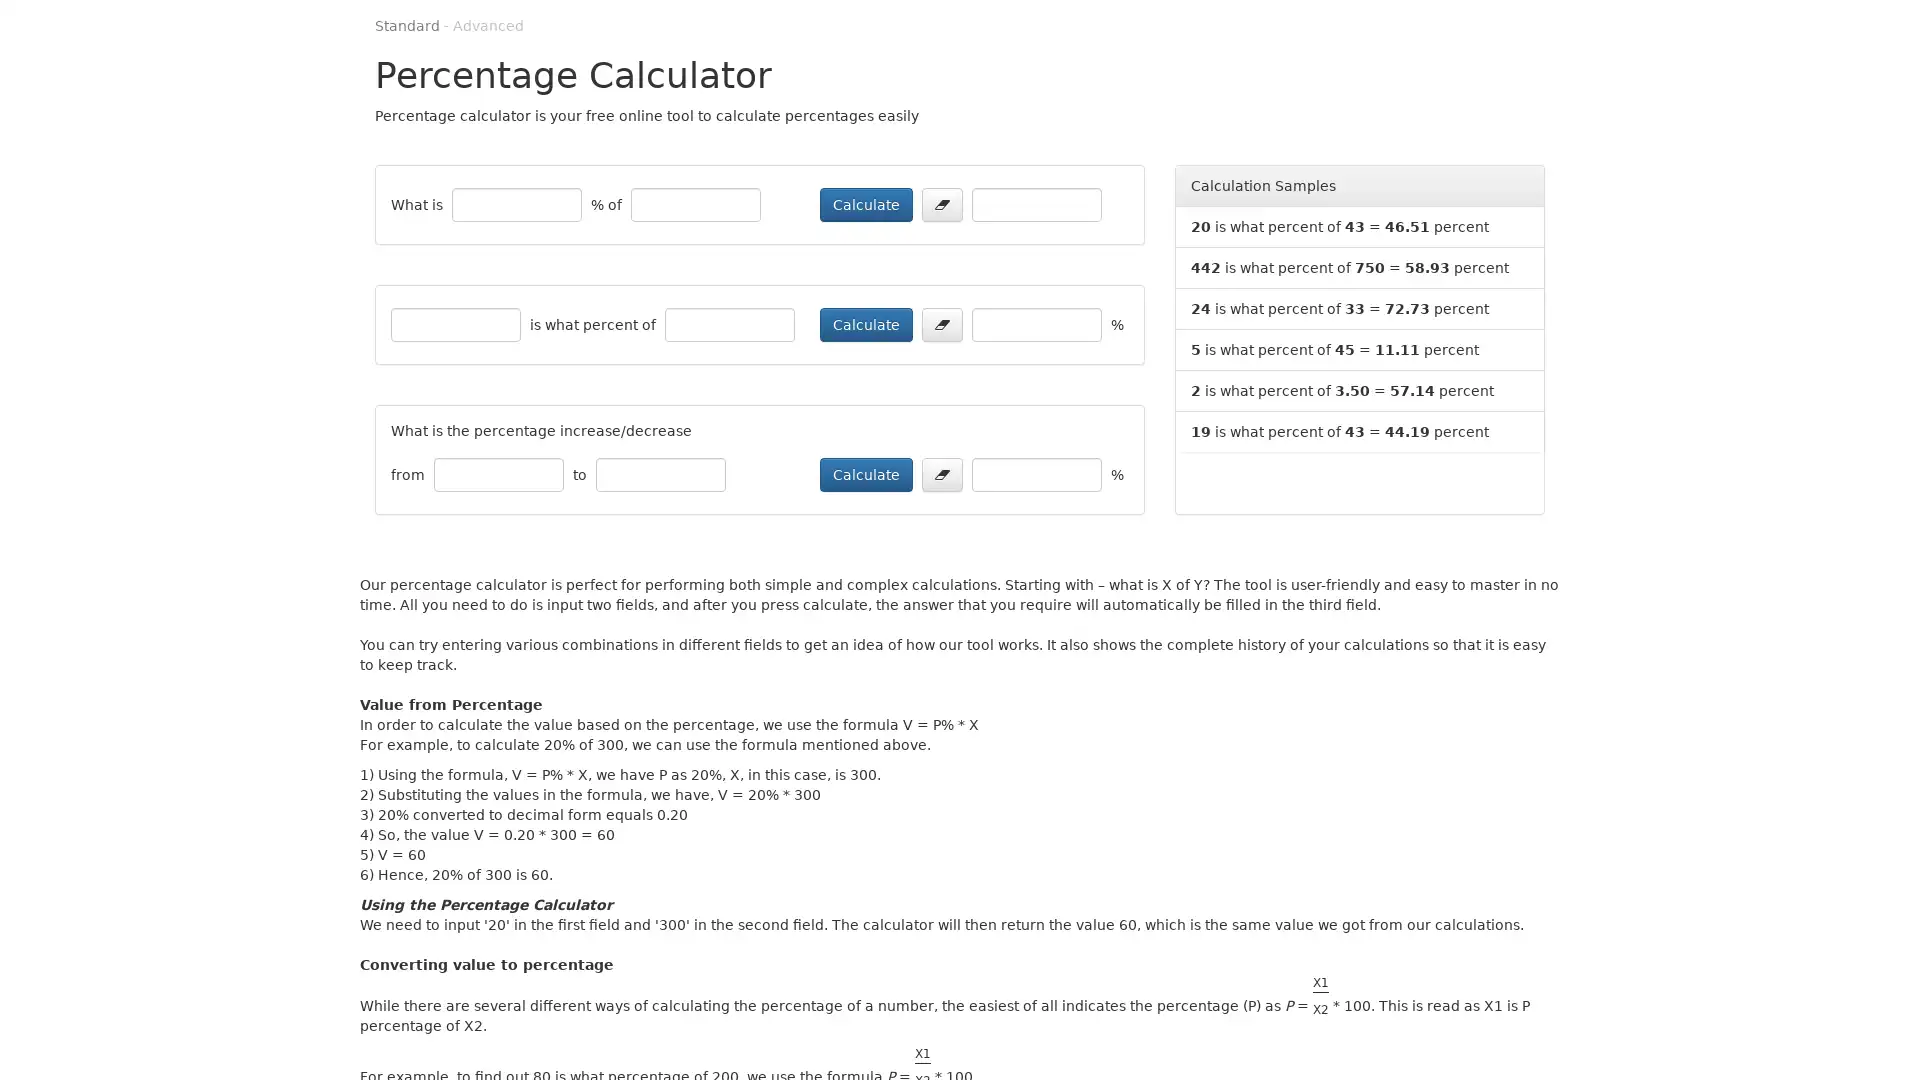  Describe the element at coordinates (866, 204) in the screenshot. I see `Calculate` at that location.